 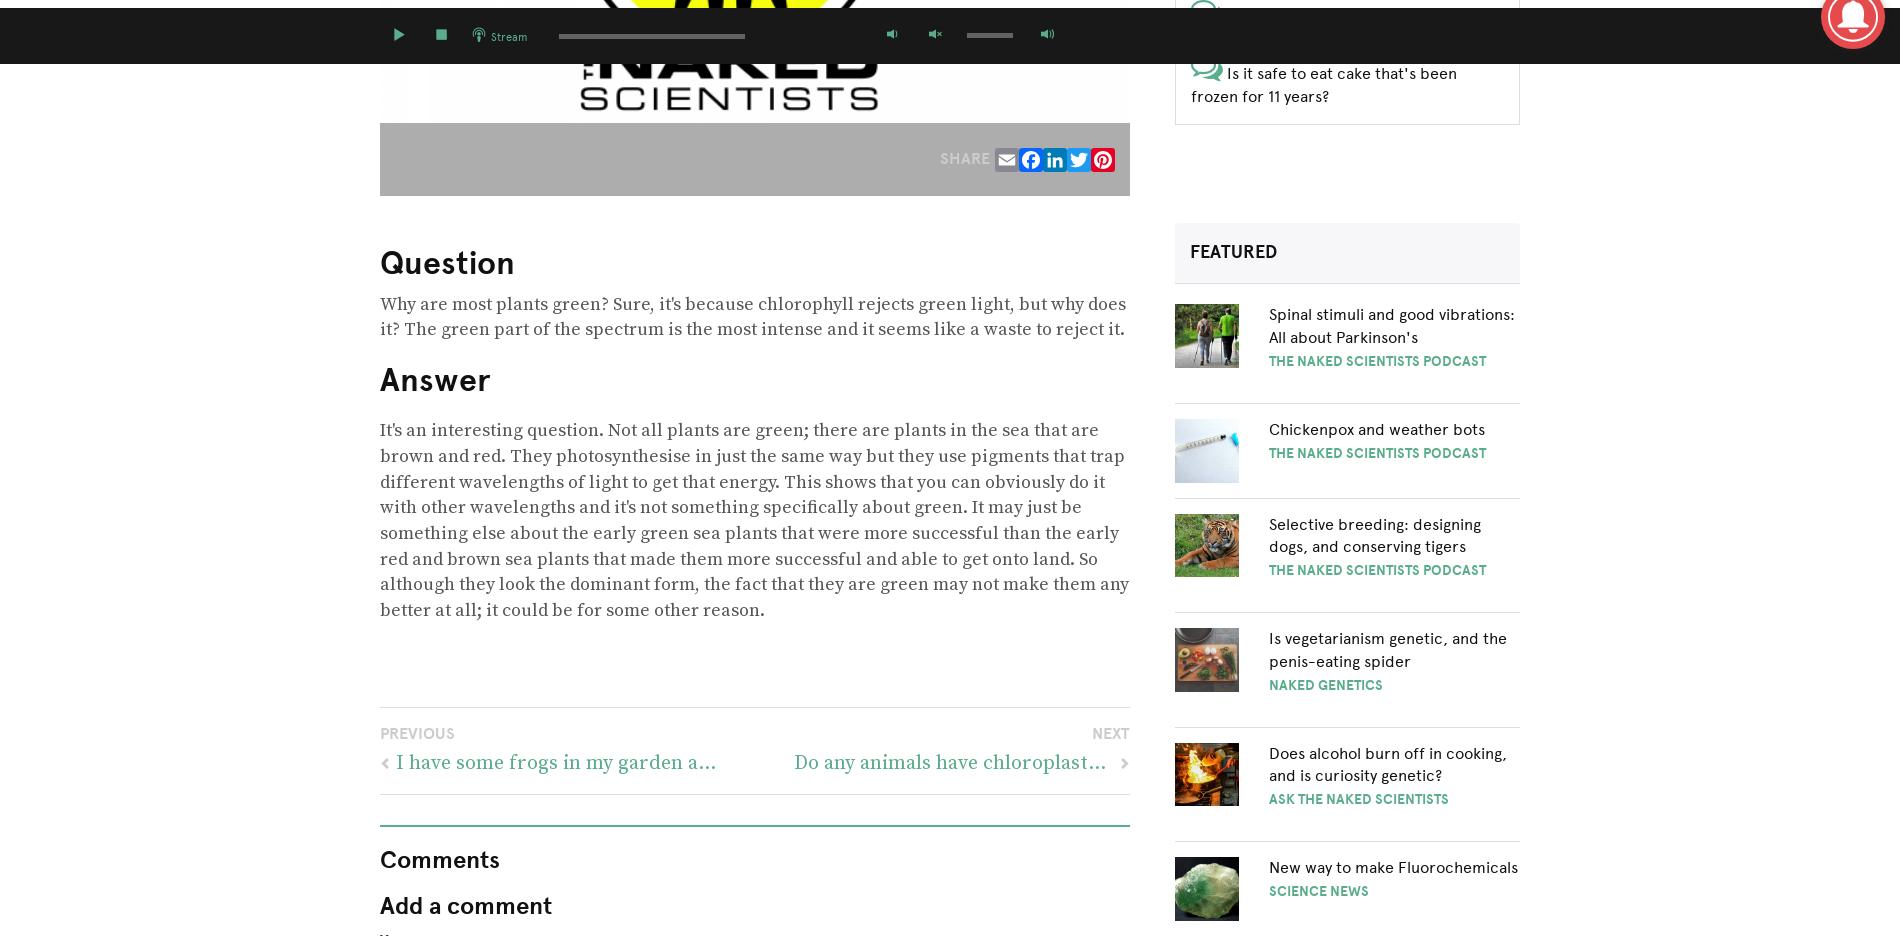 I want to click on 'Chickenpox and weather bots', so click(x=1374, y=427).